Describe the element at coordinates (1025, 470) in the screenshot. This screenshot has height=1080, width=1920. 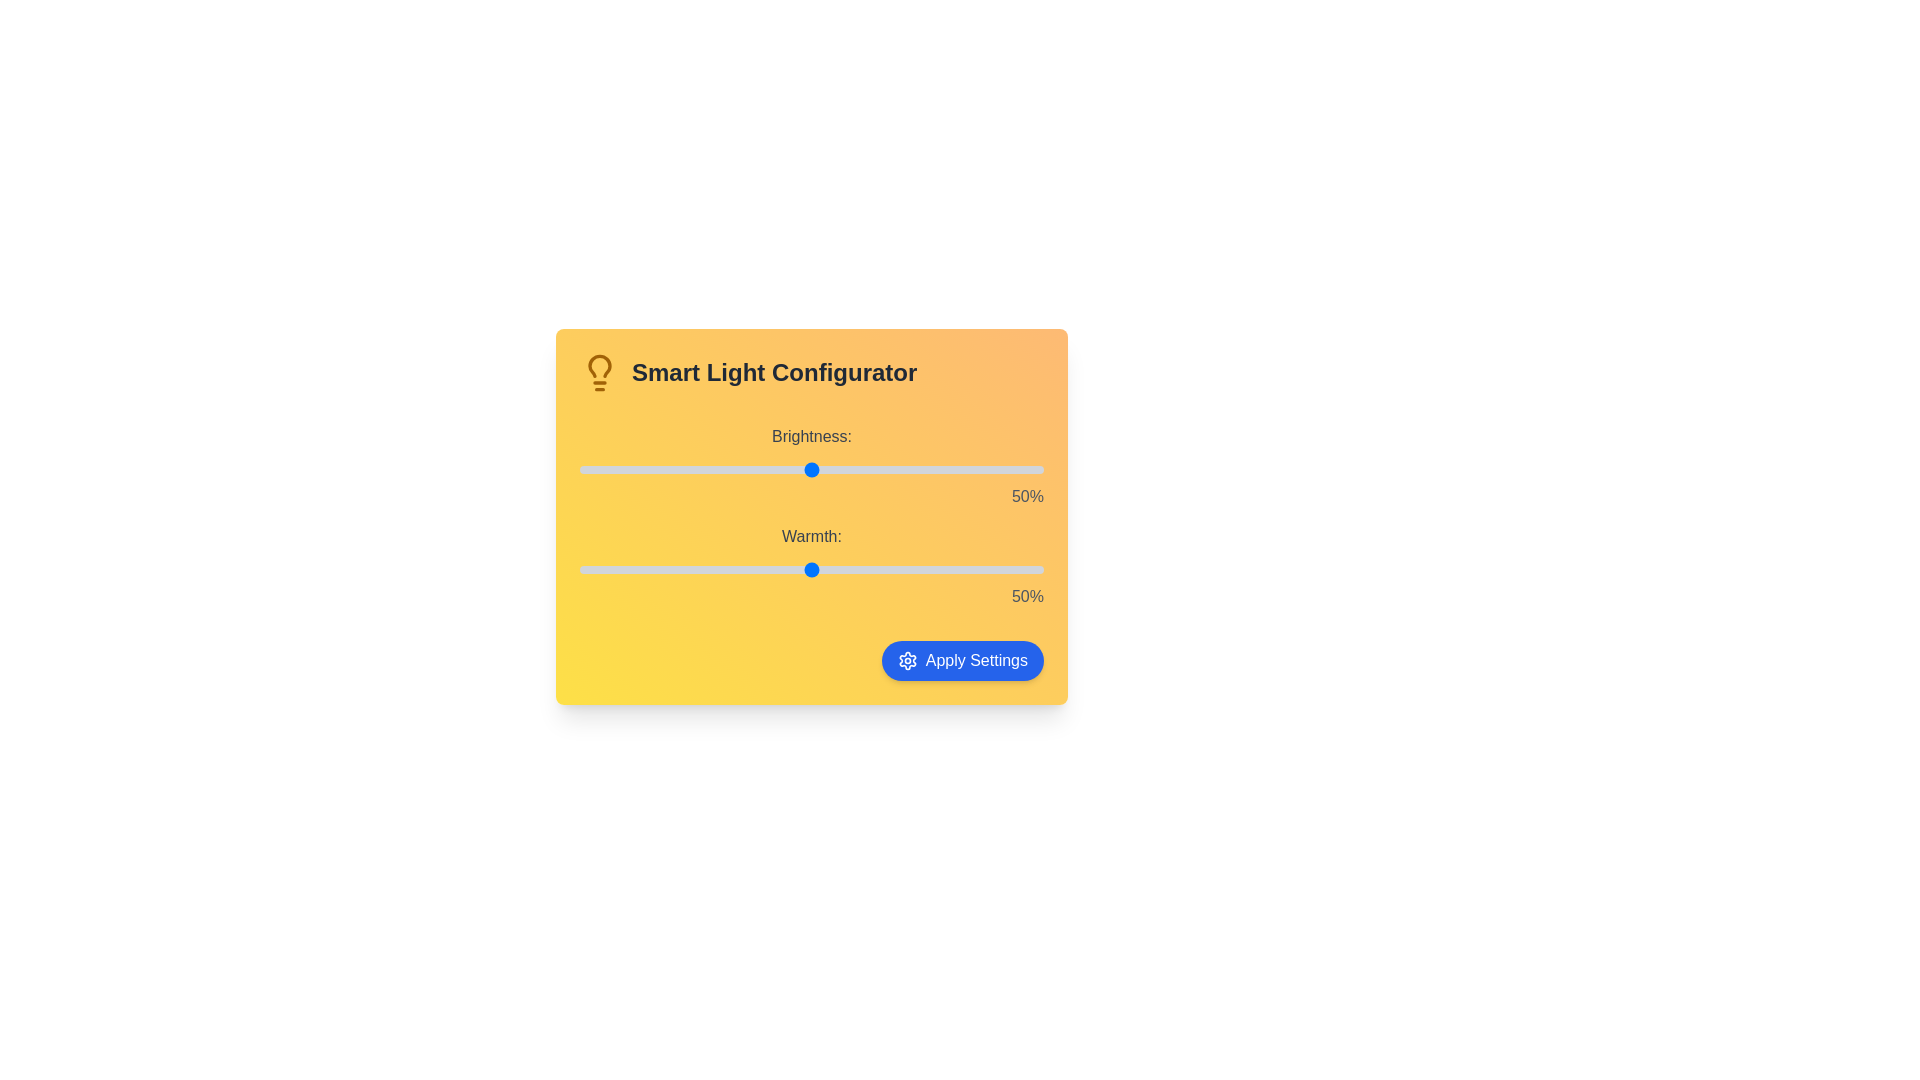
I see `the brightness level` at that location.